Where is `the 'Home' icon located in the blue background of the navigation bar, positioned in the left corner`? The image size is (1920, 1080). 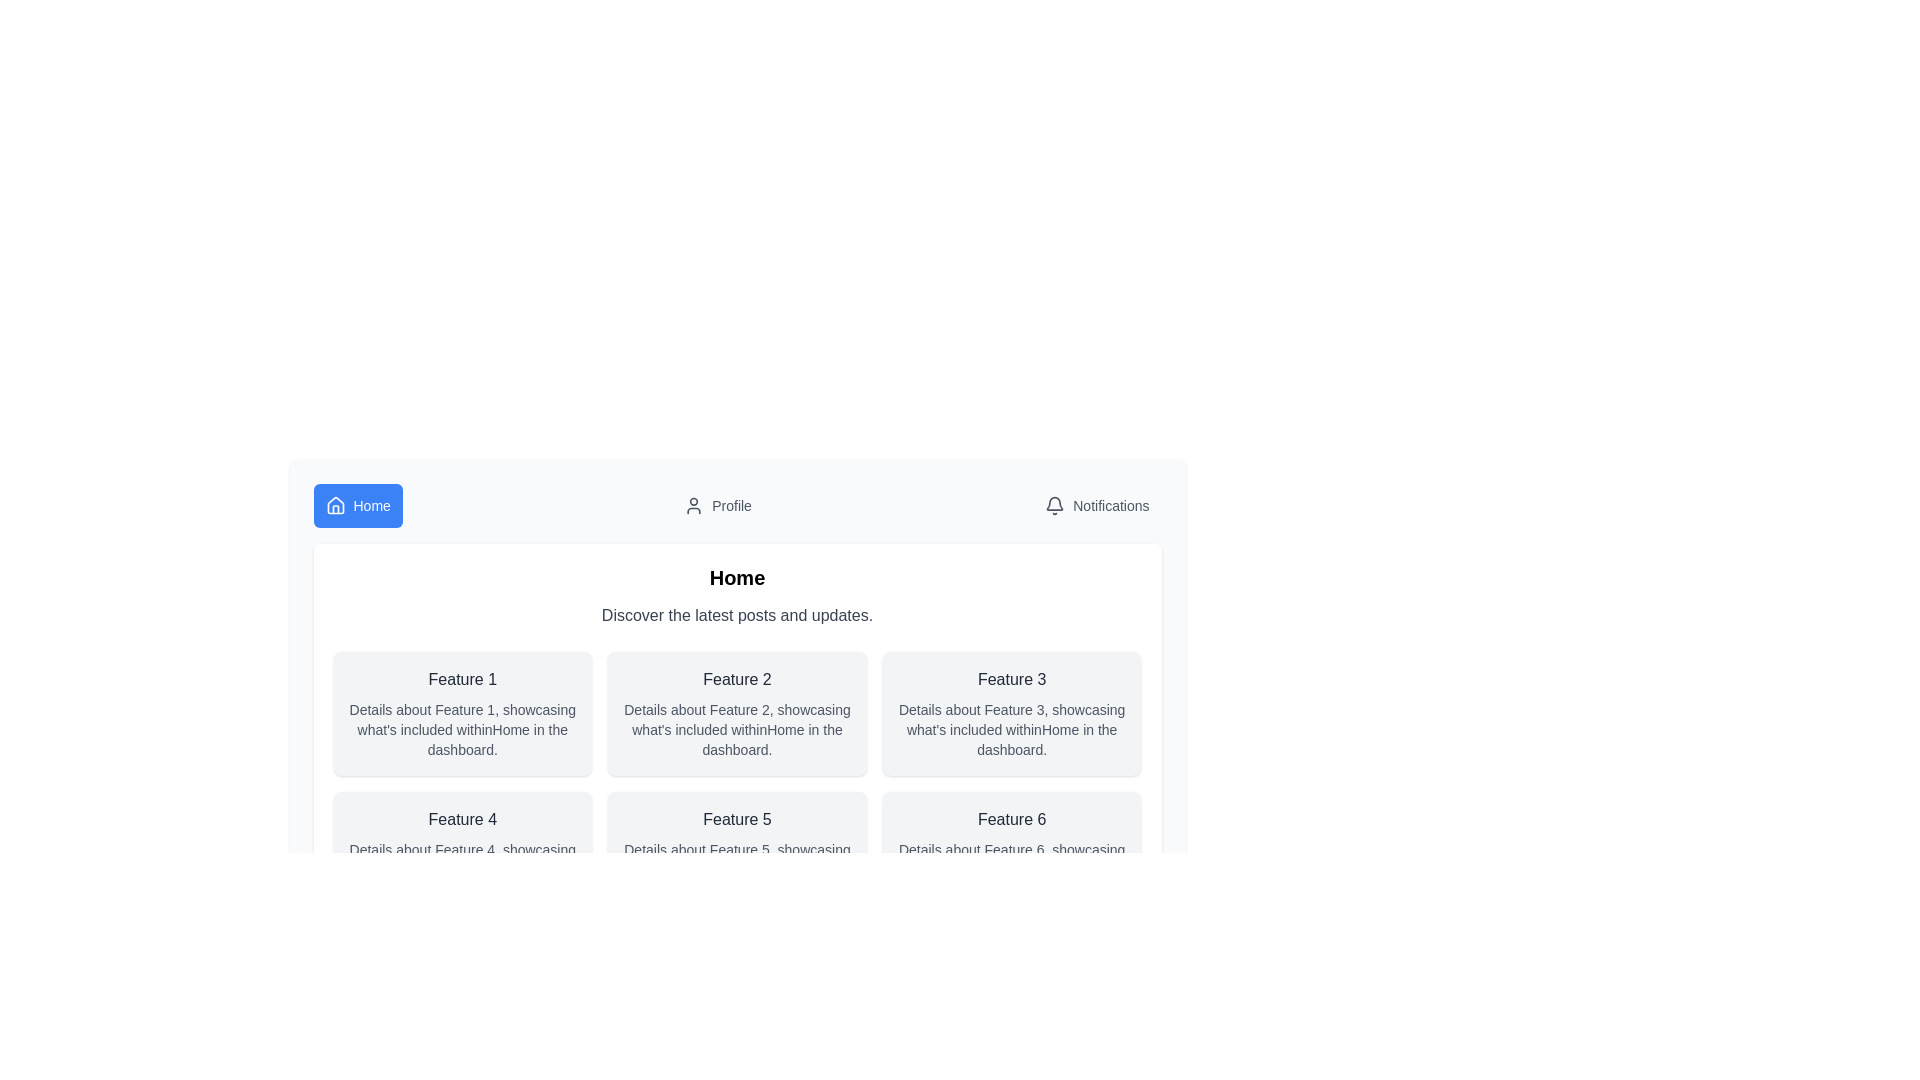
the 'Home' icon located in the blue background of the navigation bar, positioned in the left corner is located at coordinates (335, 504).